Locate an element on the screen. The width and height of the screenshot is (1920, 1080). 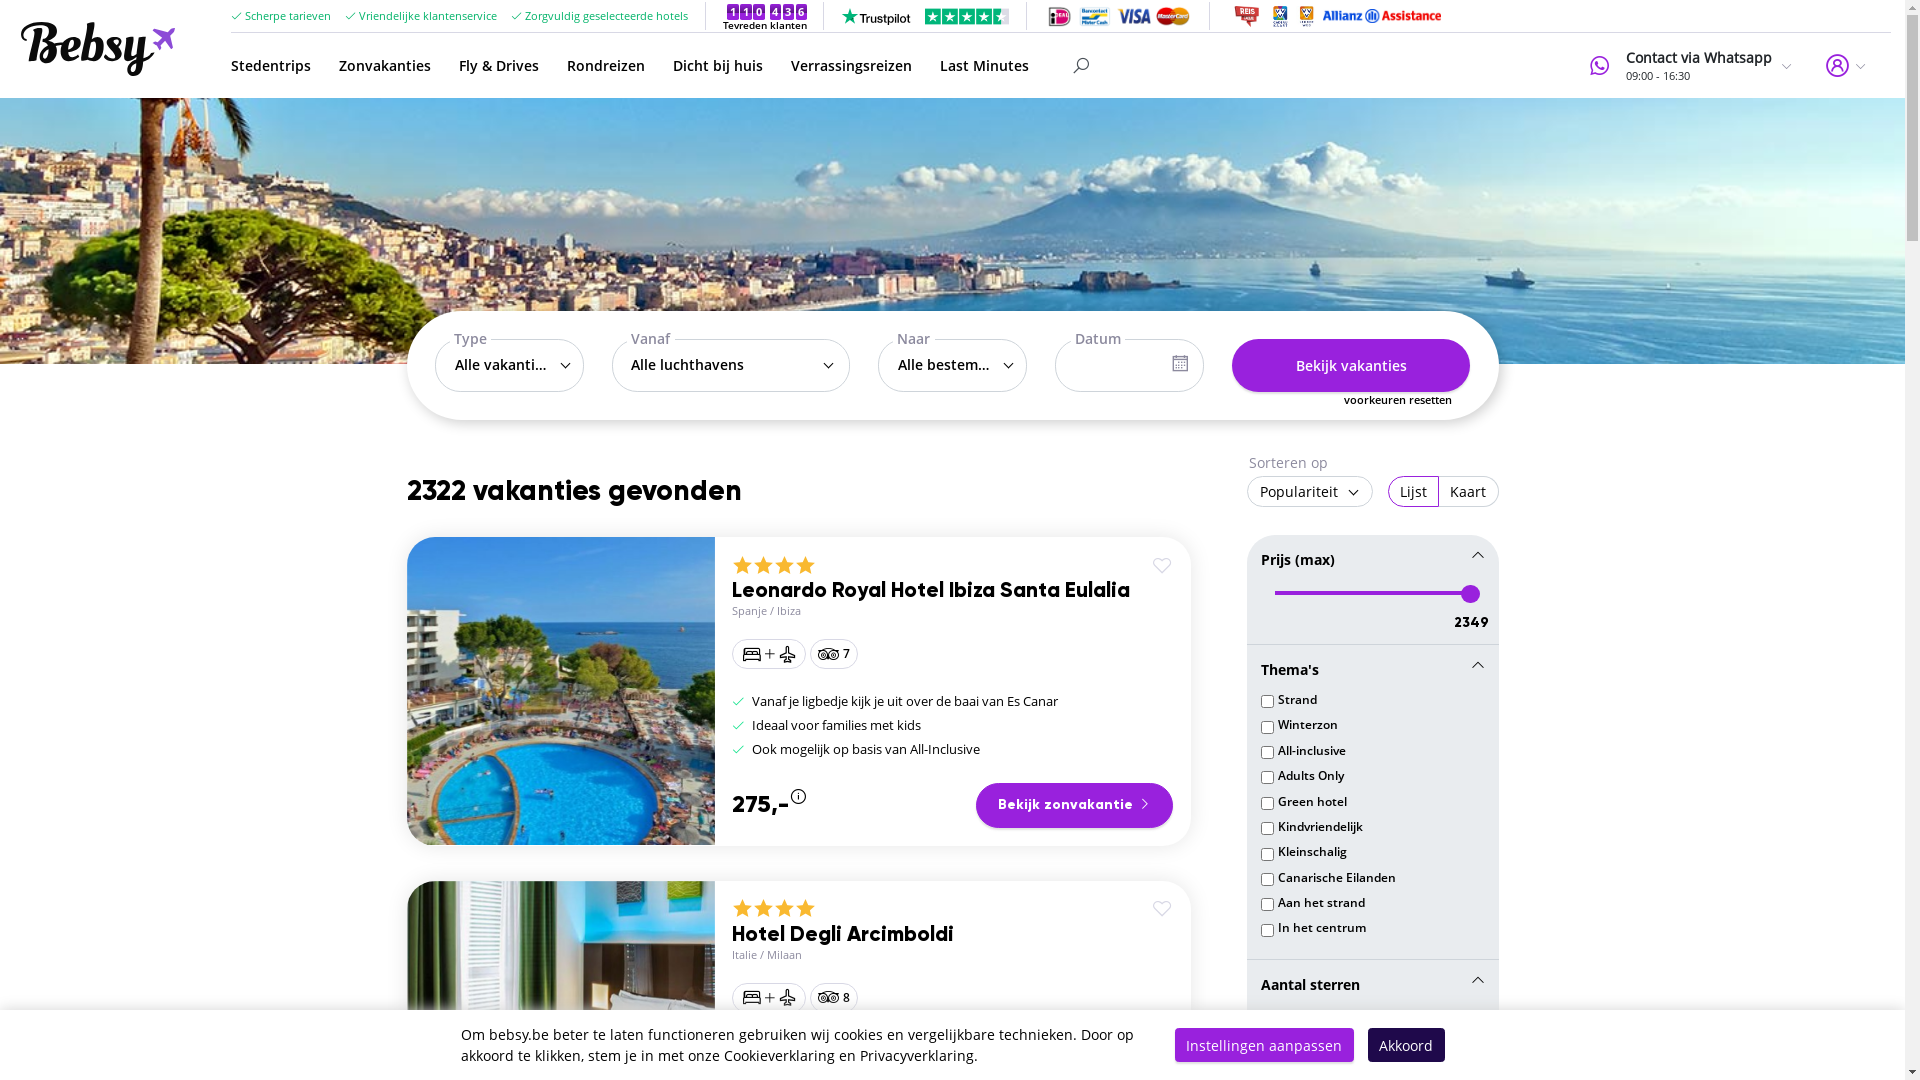
'Privacyverklaring' is located at coordinates (915, 1054).